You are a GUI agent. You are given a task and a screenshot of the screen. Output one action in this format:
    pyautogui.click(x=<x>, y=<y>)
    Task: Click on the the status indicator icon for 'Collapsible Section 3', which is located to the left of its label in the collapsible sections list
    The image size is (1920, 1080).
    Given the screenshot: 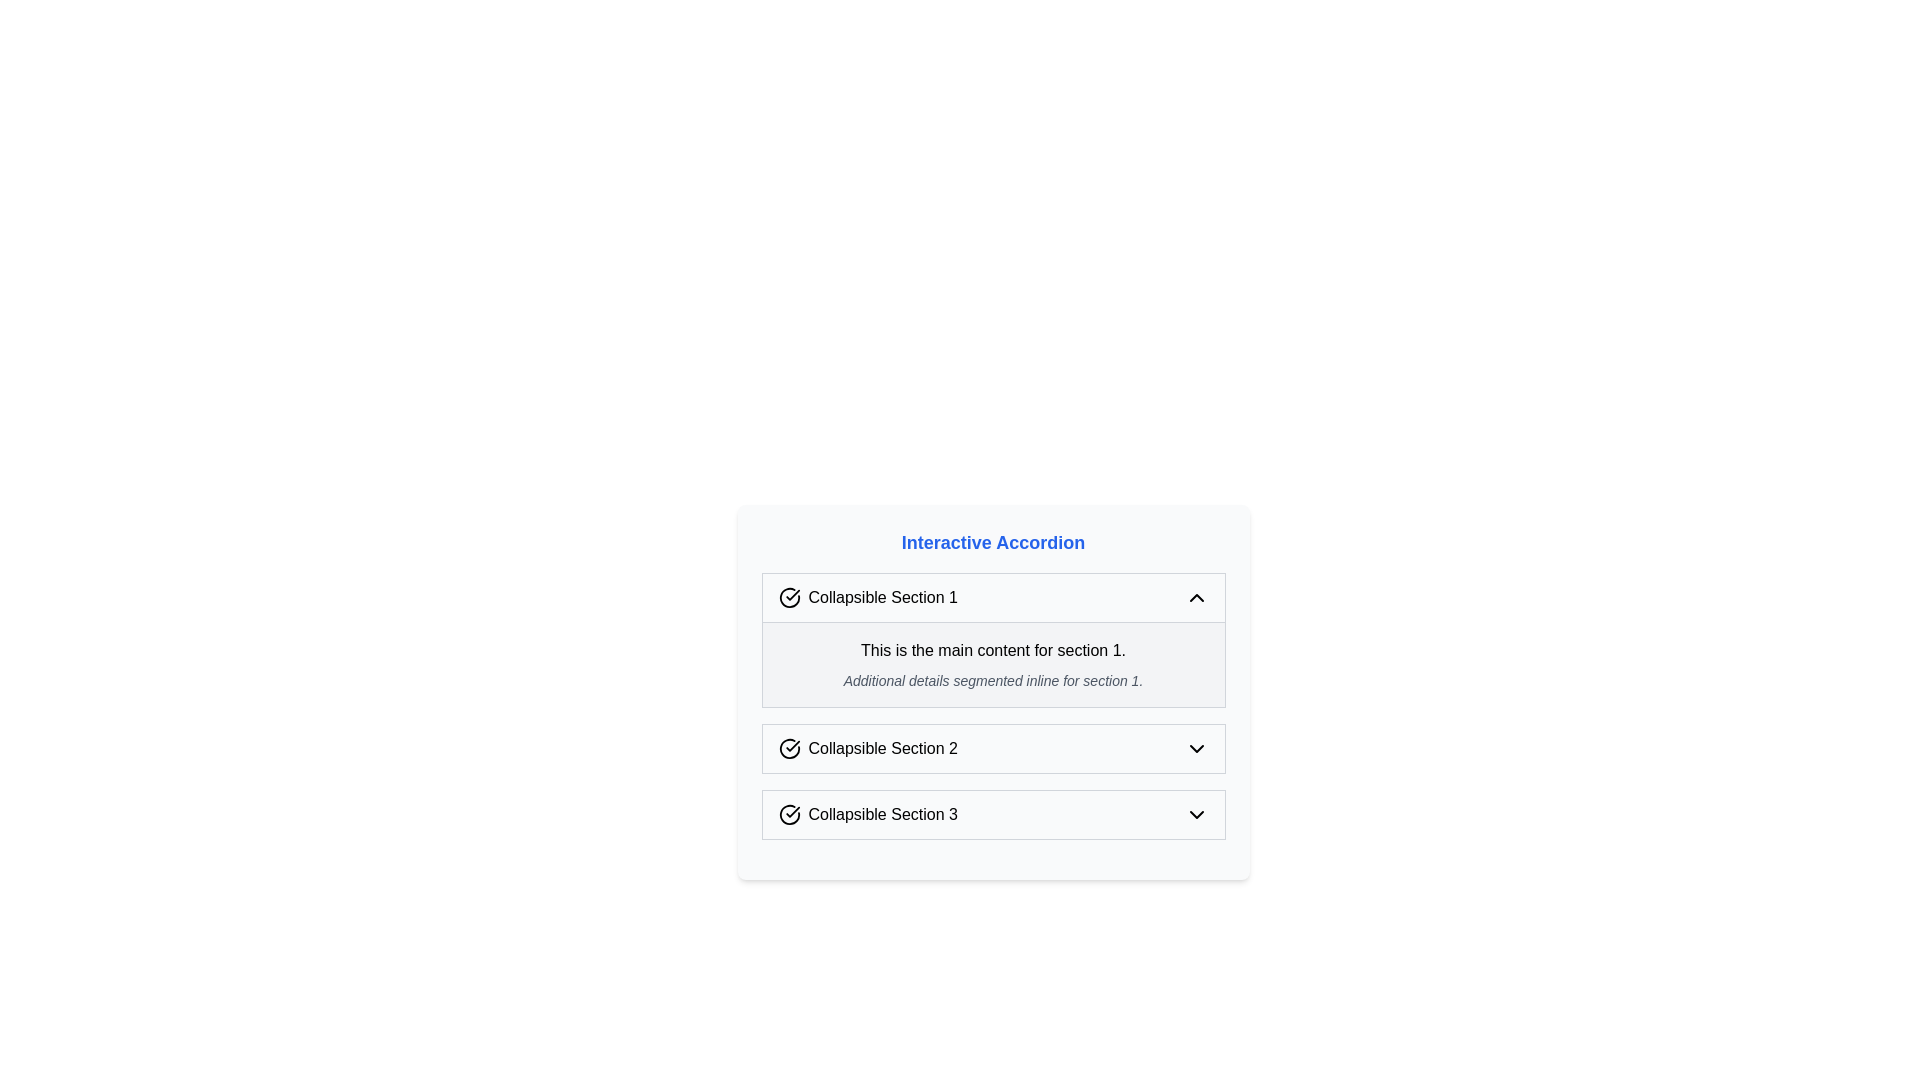 What is the action you would take?
    pyautogui.click(x=788, y=814)
    